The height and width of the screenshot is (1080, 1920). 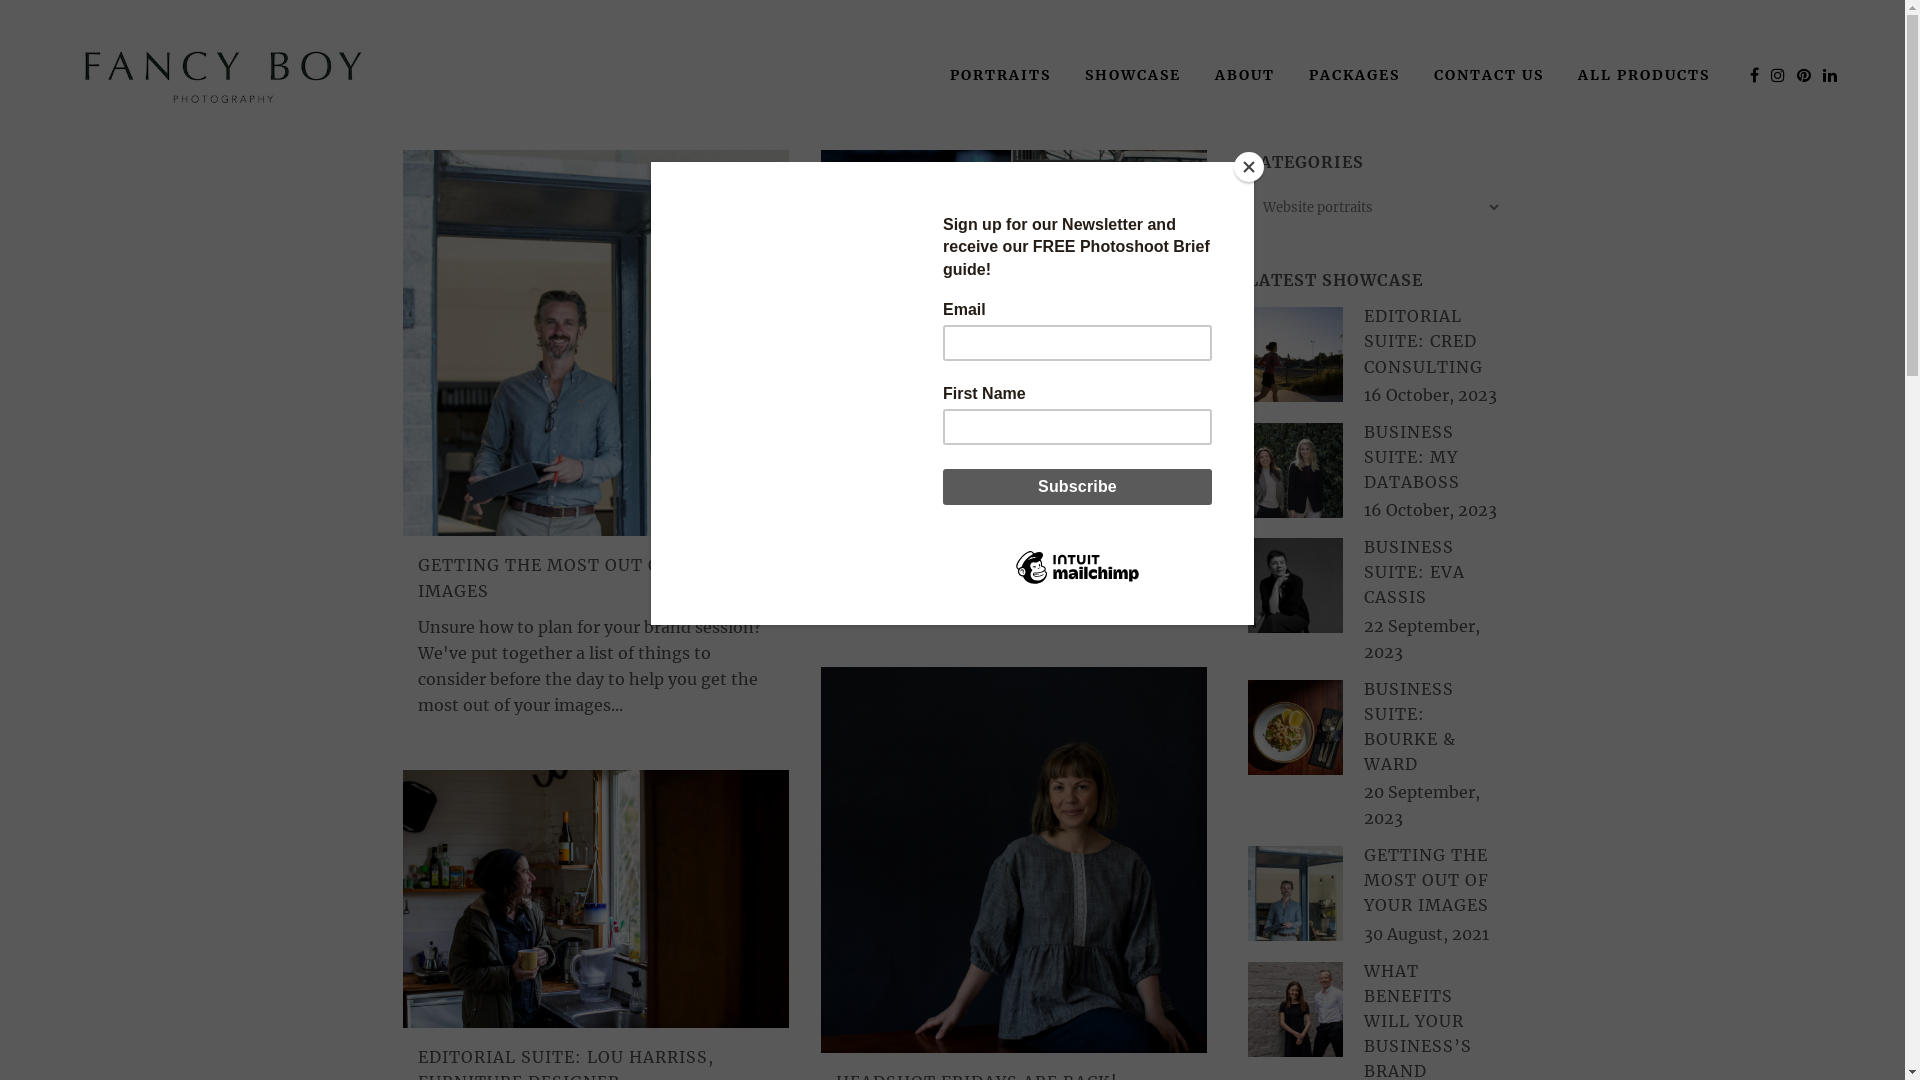 What do you see at coordinates (1012, 859) in the screenshot?
I see `'Headshot friDays are back!'` at bounding box center [1012, 859].